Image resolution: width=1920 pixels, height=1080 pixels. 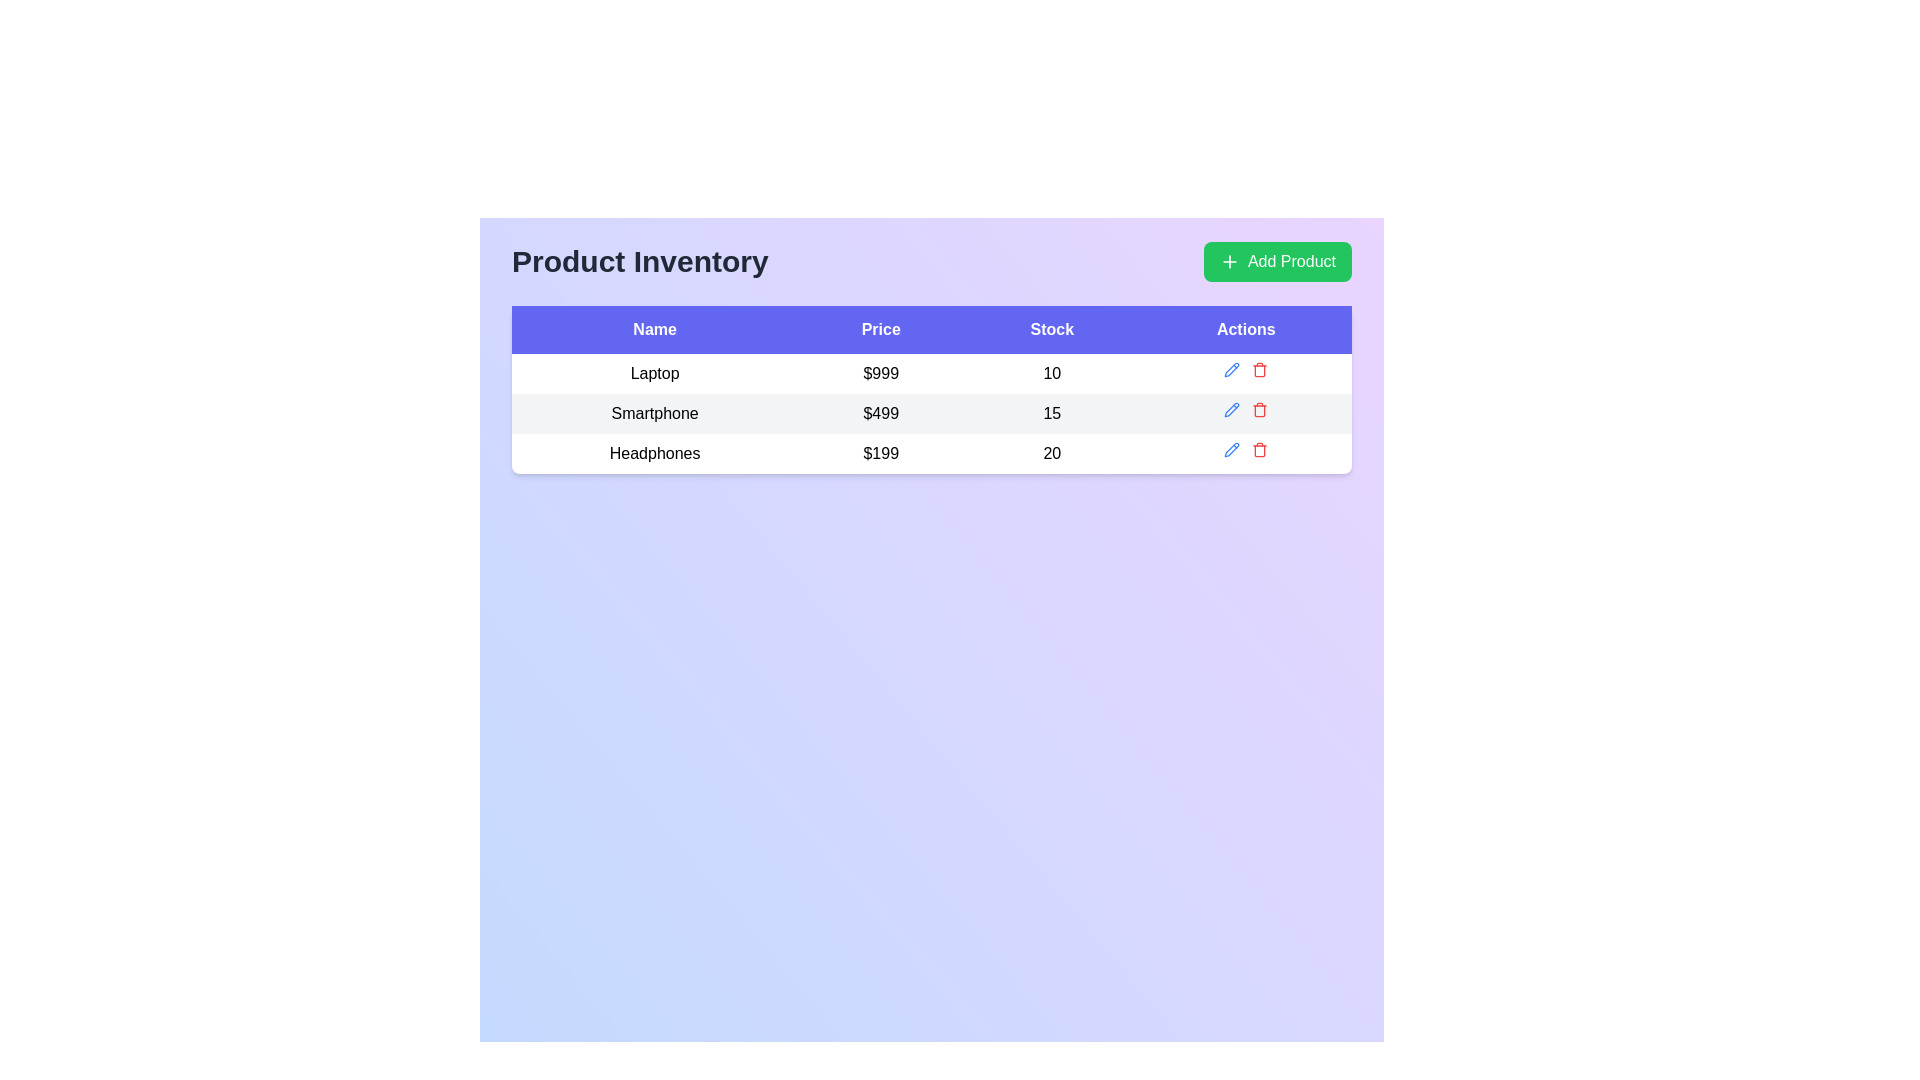 What do you see at coordinates (1051, 329) in the screenshot?
I see `the table header cell labeled 'Stock', which is the third column header with white text on a blue background, positioned between the 'Price' and 'Actions' columns` at bounding box center [1051, 329].